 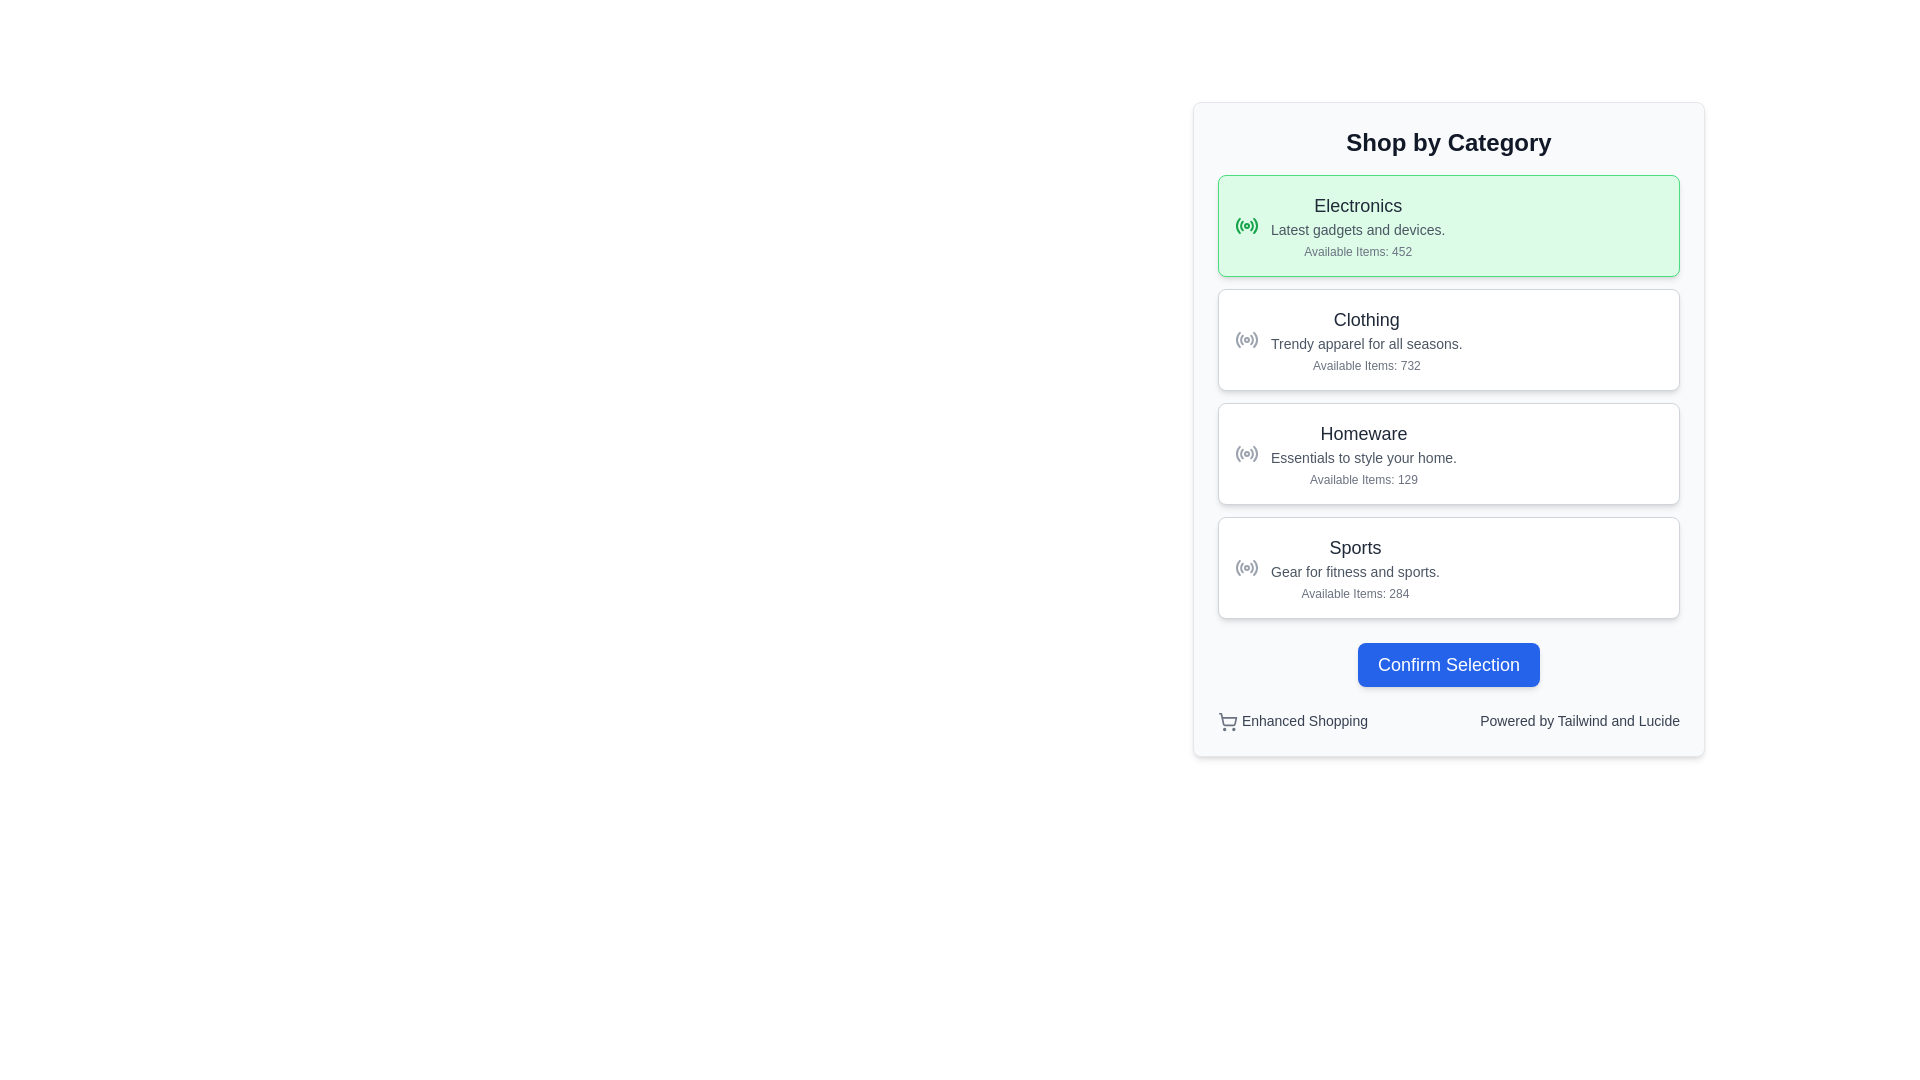 What do you see at coordinates (1358, 205) in the screenshot?
I see `the bold text label 'Electronics', which is styled in medium font size and dark gray color, positioned at the top of the category section` at bounding box center [1358, 205].